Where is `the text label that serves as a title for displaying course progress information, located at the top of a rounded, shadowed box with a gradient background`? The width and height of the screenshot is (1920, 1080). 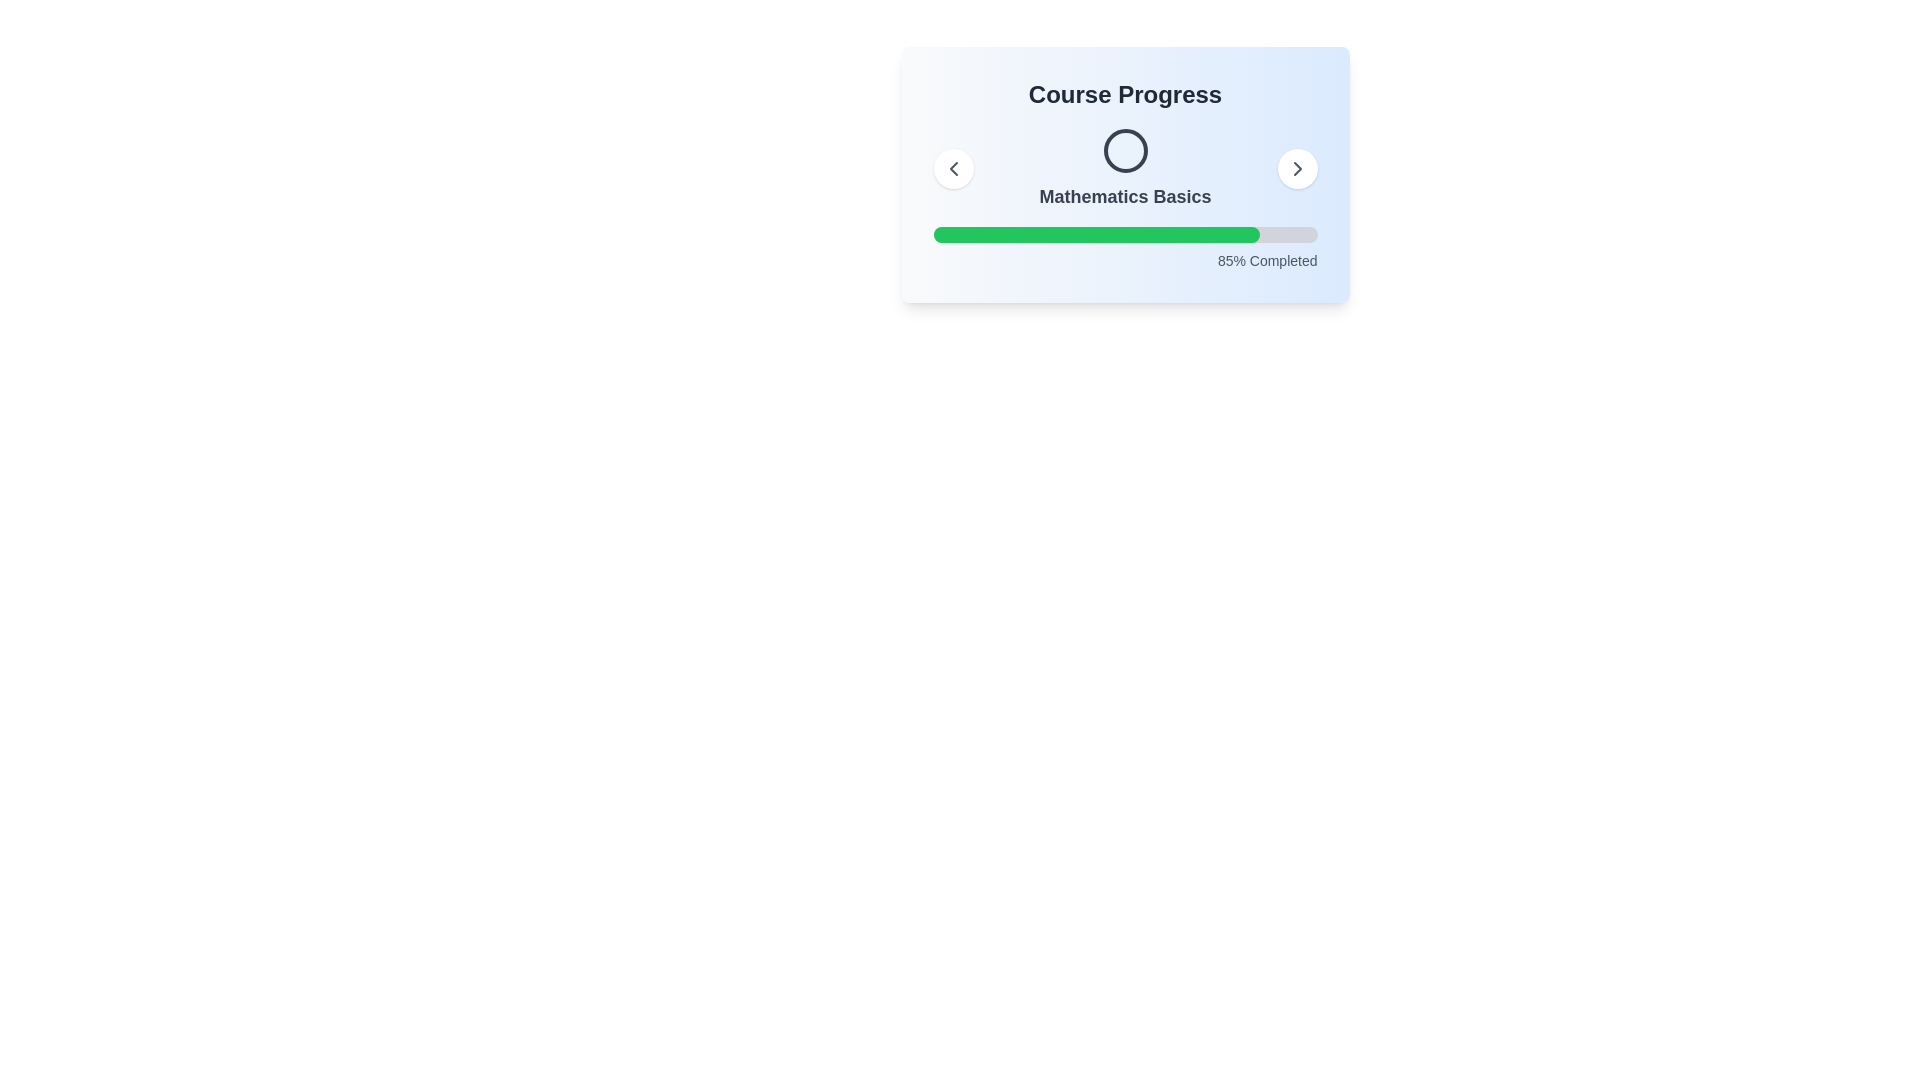
the text label that serves as a title for displaying course progress information, located at the top of a rounded, shadowed box with a gradient background is located at coordinates (1125, 95).